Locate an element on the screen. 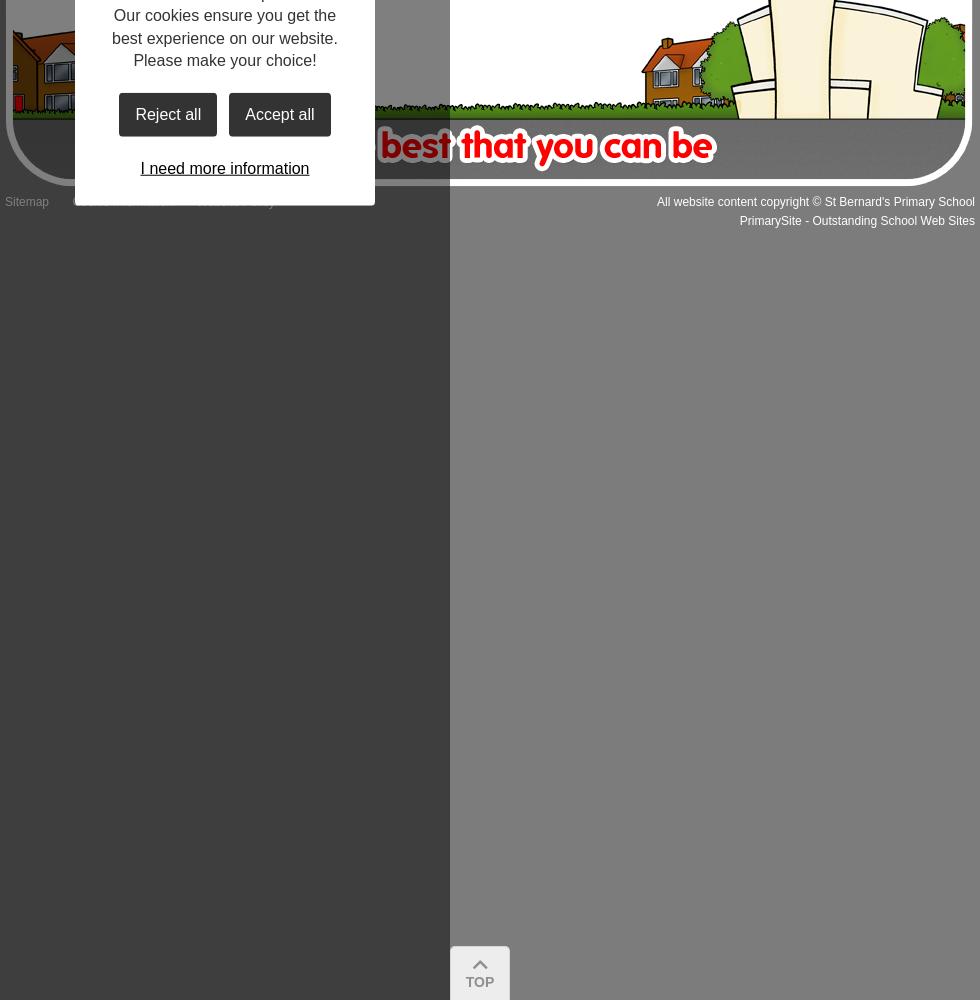 The height and width of the screenshot is (1000, 980). 'Reject all' is located at coordinates (167, 112).